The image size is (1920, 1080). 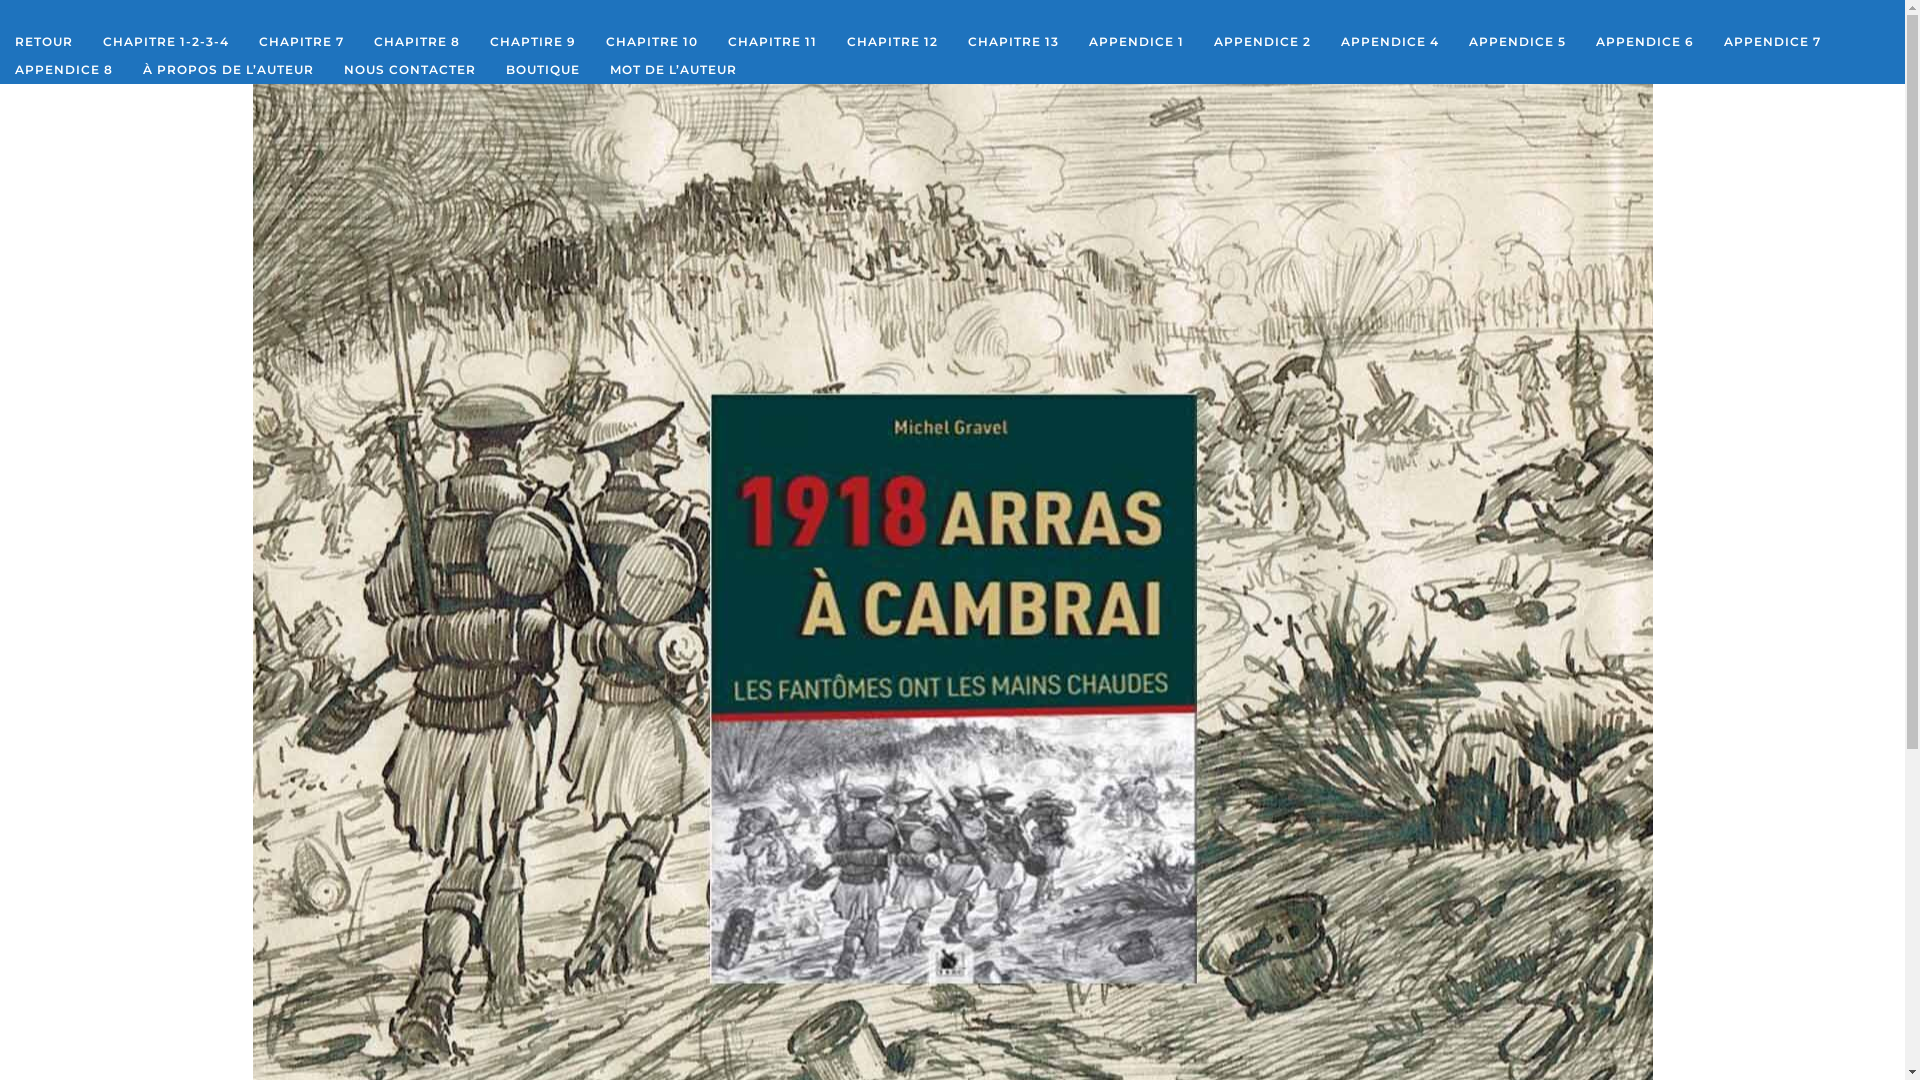 I want to click on 'CHAPITRE 11', so click(x=771, y=42).